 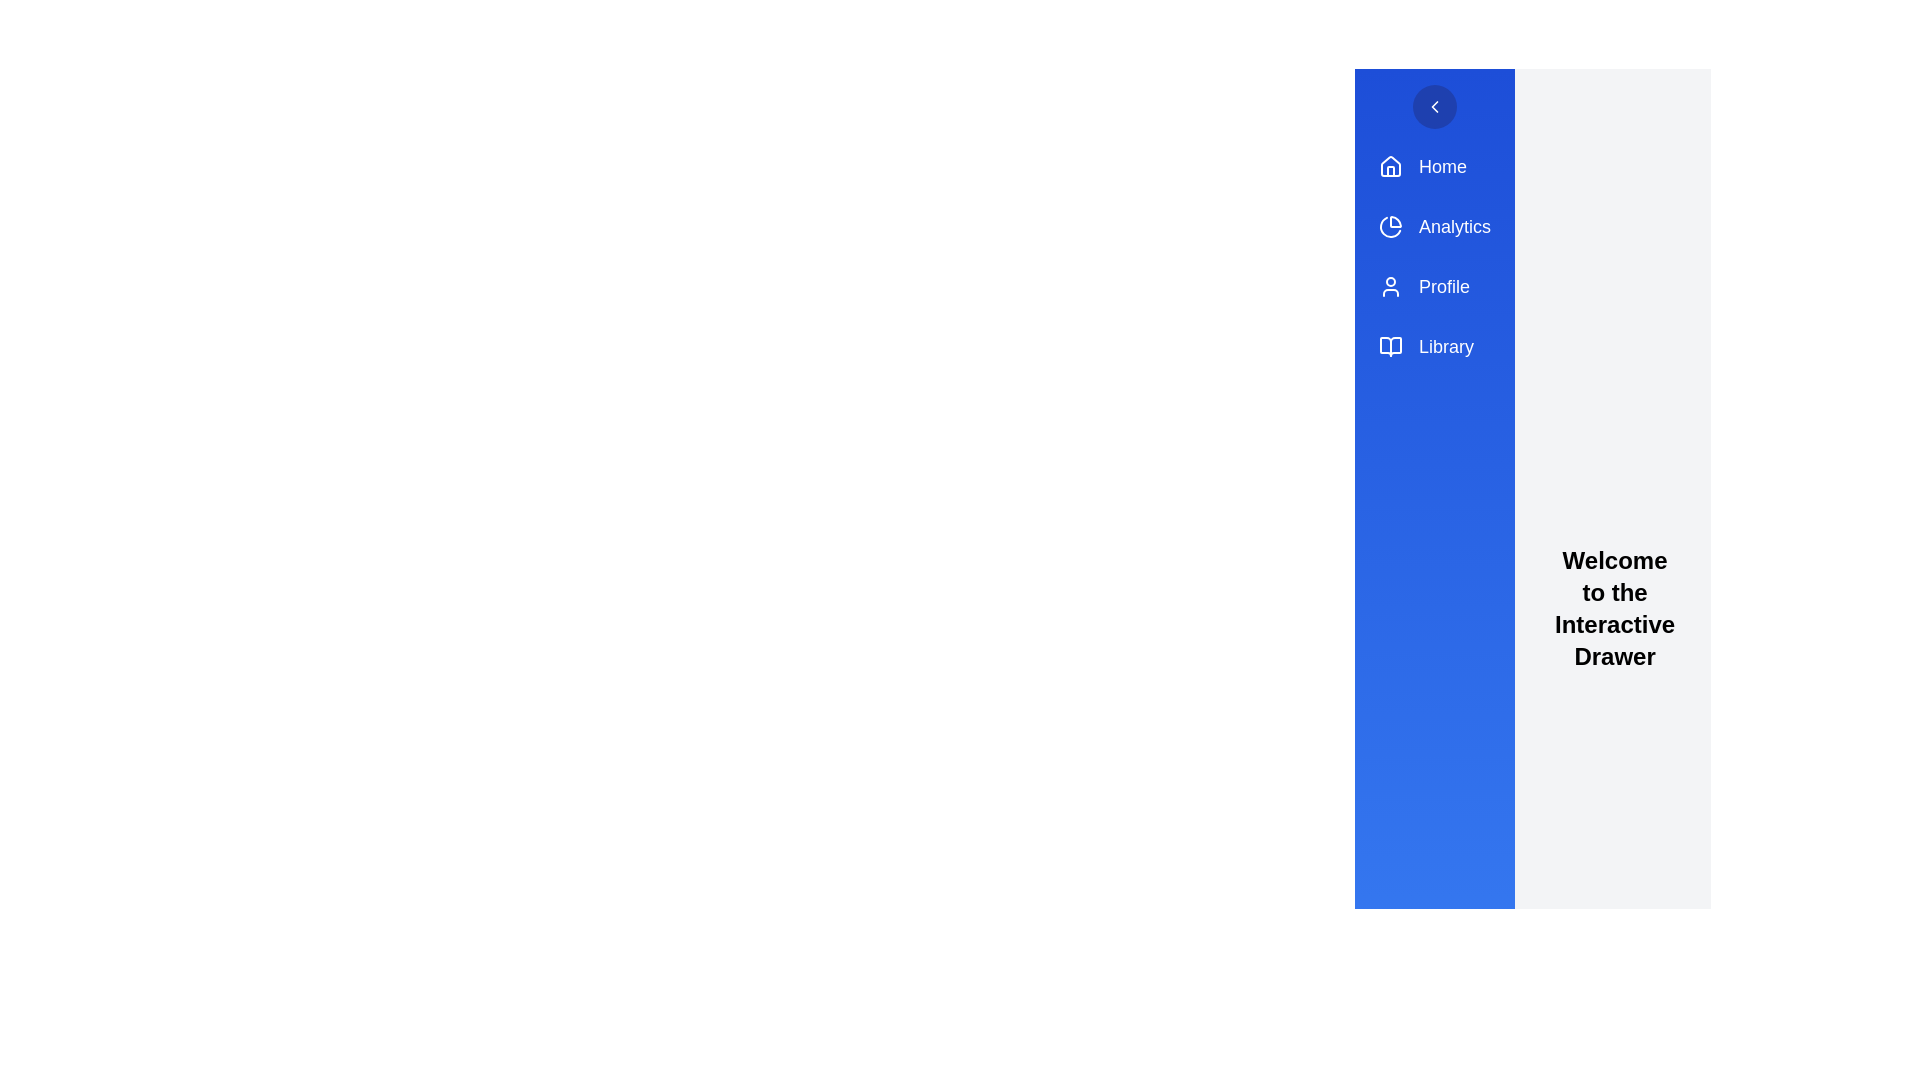 I want to click on the menu item labeled Analytics to navigate, so click(x=1434, y=226).